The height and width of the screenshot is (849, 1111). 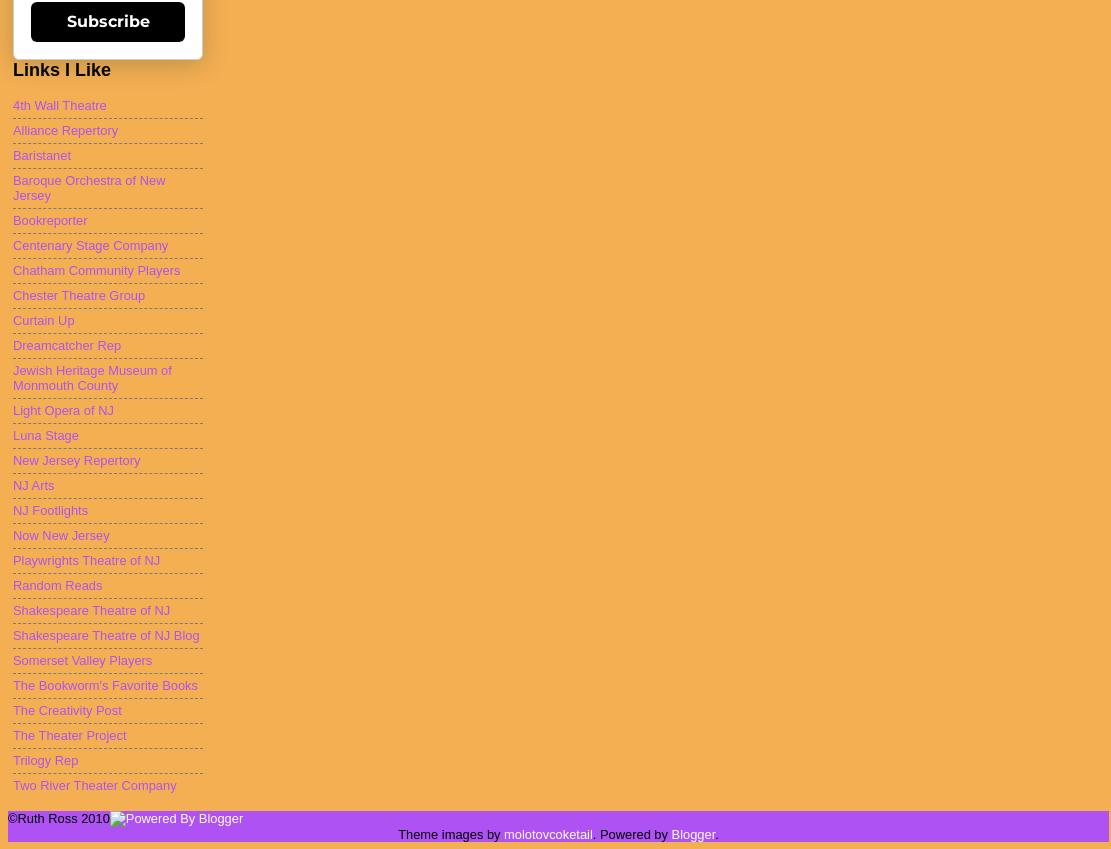 I want to click on 'Two River Theater Company', so click(x=12, y=784).